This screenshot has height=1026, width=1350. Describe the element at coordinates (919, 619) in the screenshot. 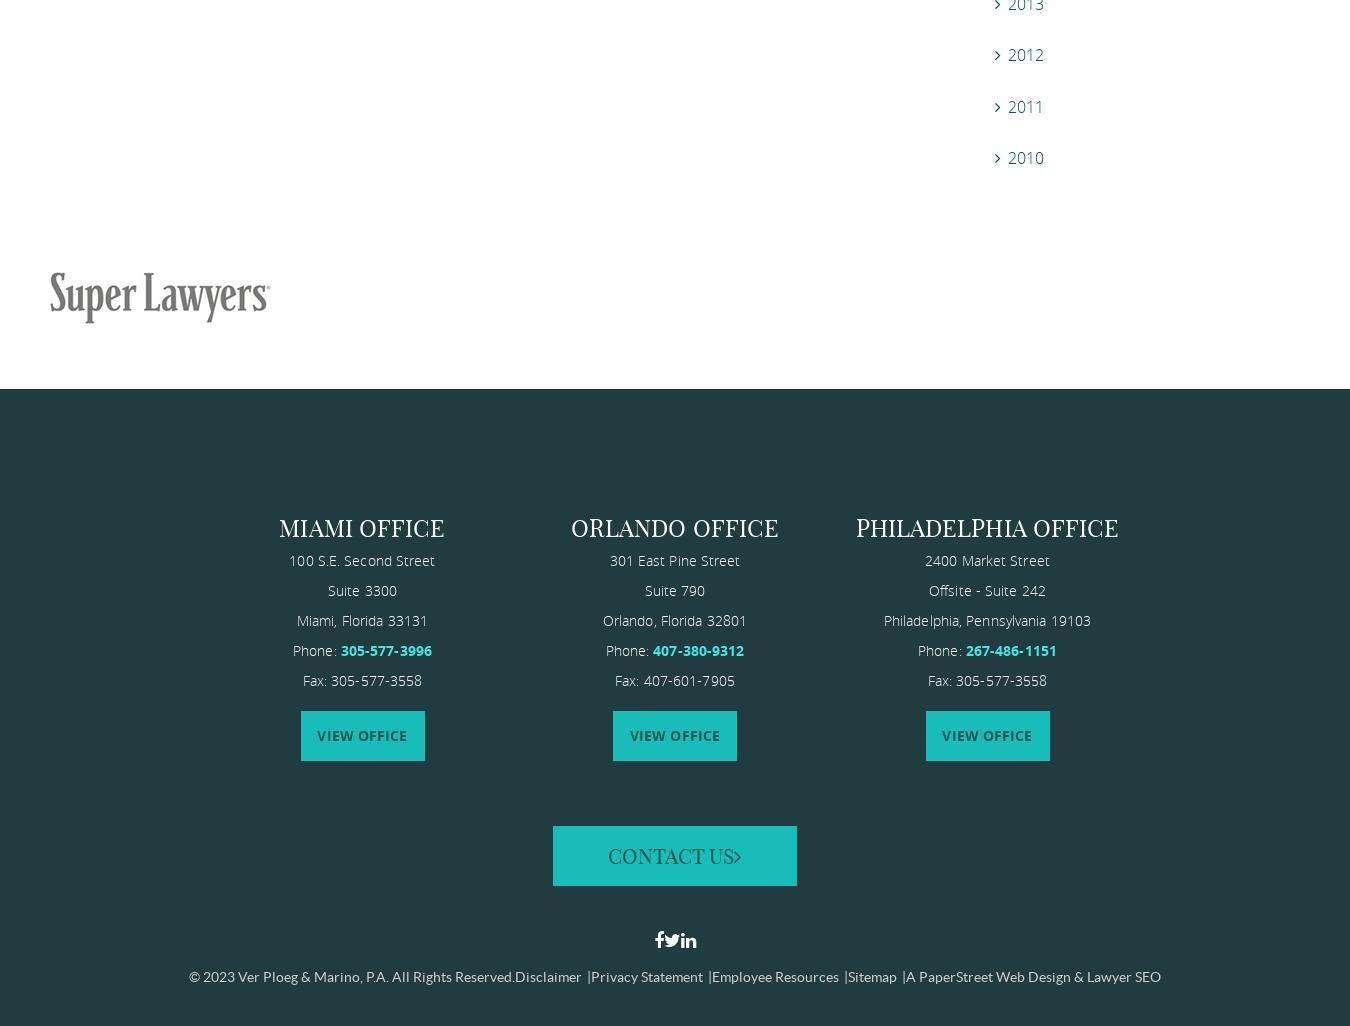

I see `'Philadelphia'` at that location.